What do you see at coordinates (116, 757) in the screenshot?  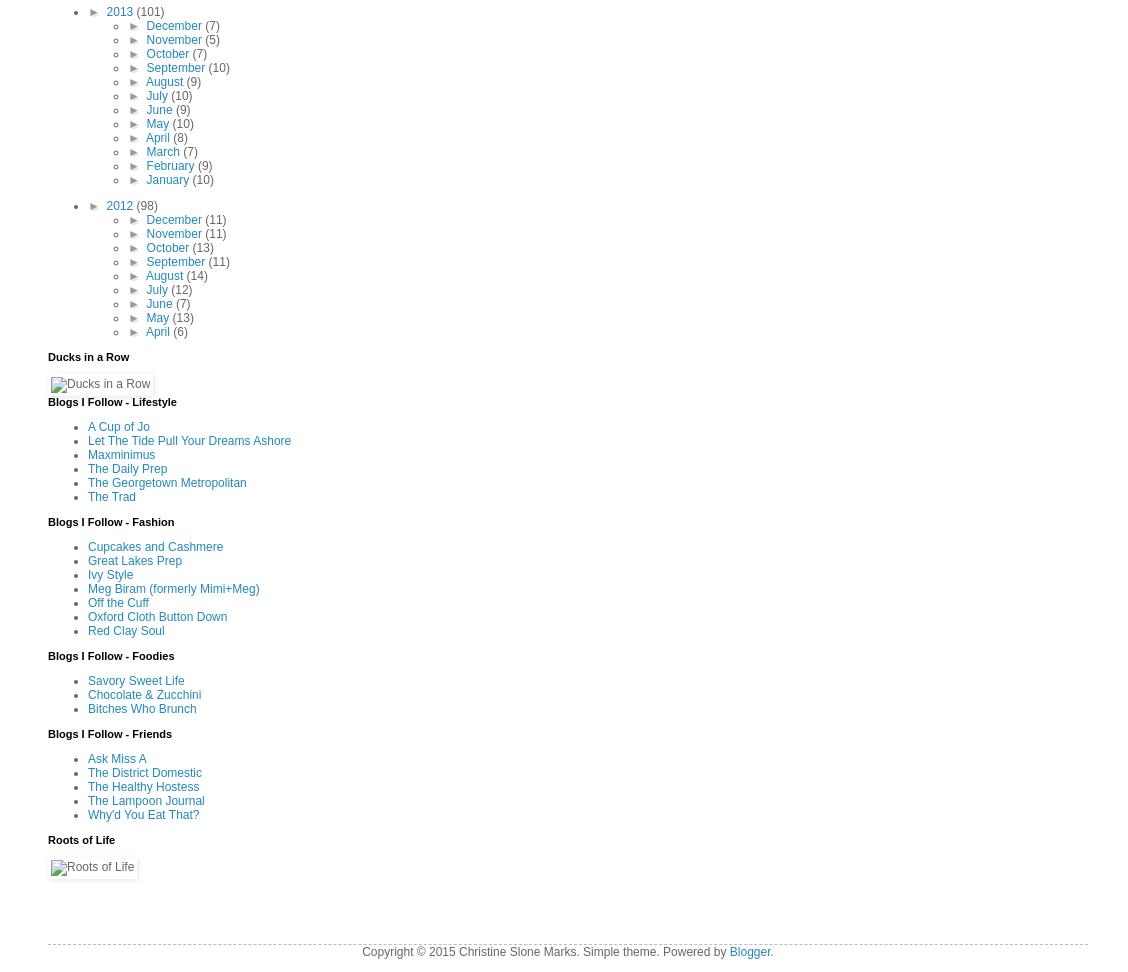 I see `'Ask Miss A'` at bounding box center [116, 757].